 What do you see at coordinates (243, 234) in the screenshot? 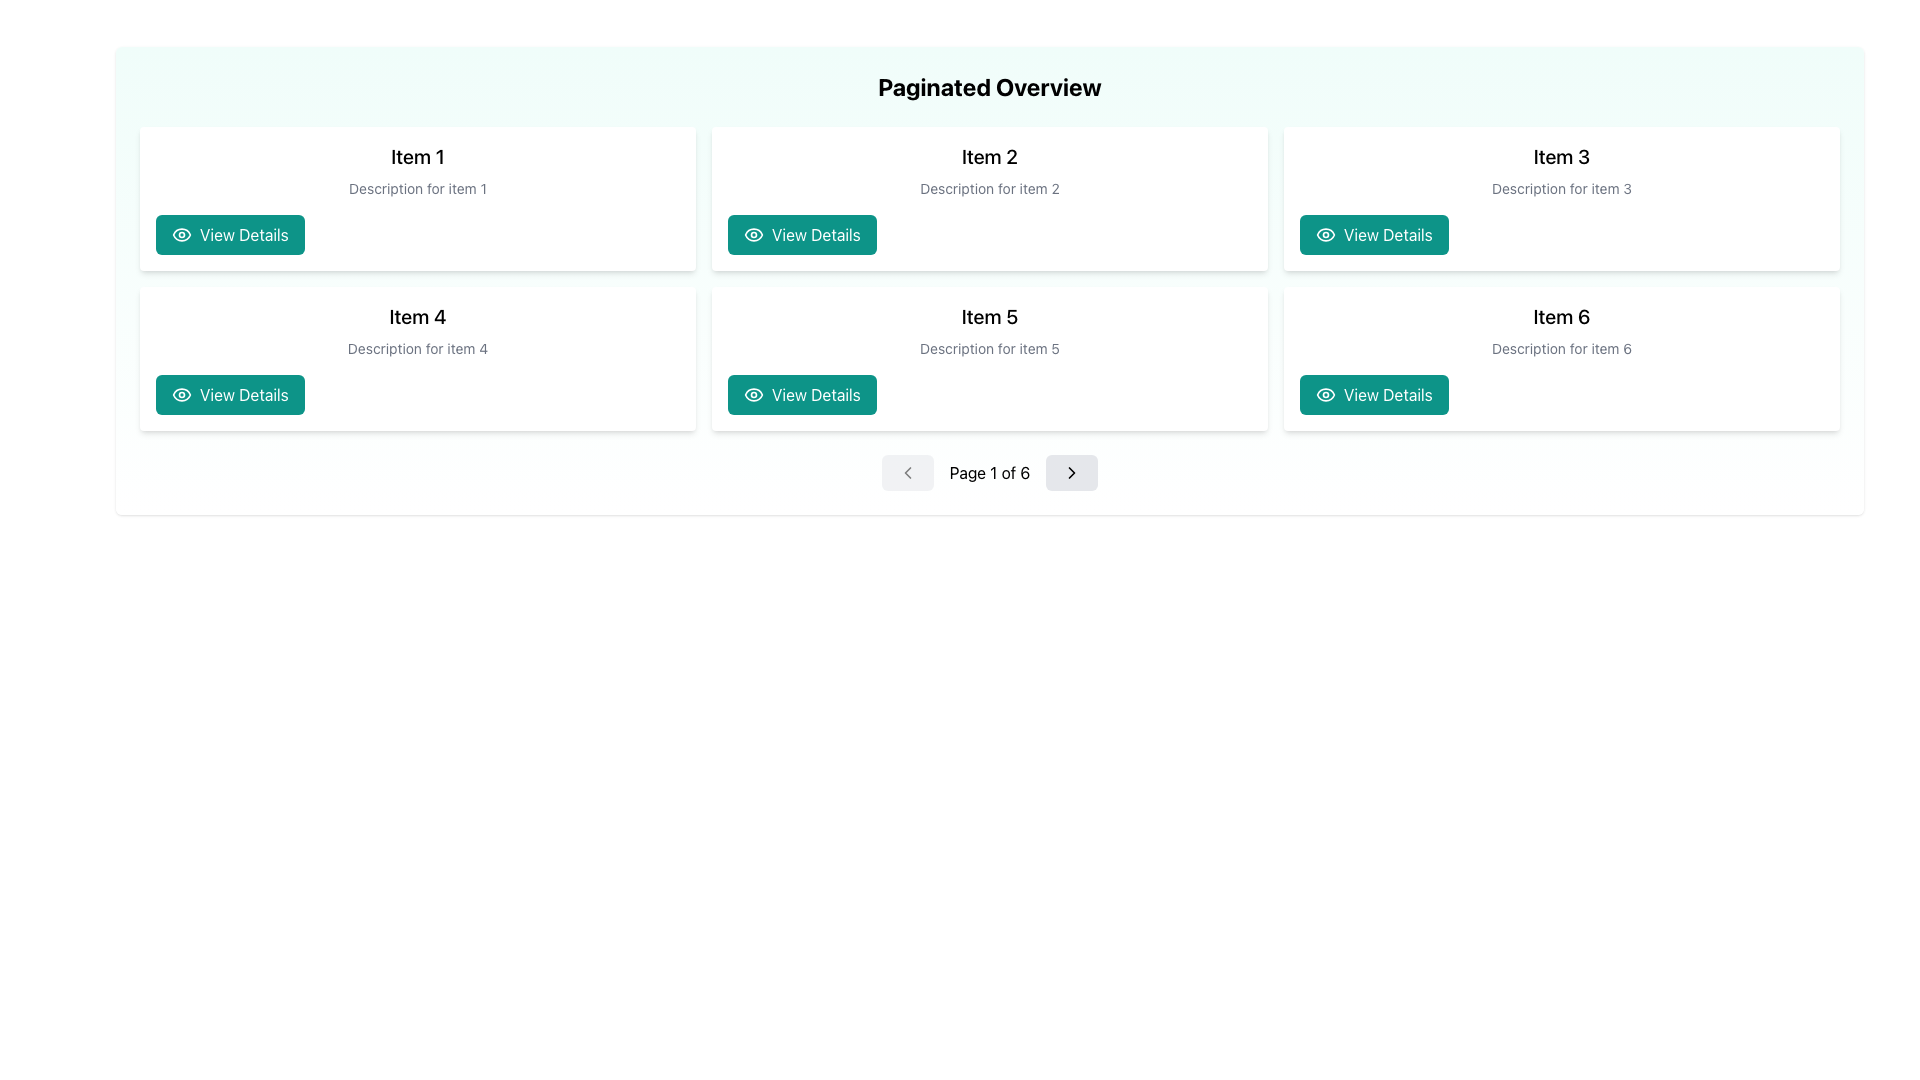
I see `the 'View Details' text label within the first button under 'Item 1'` at bounding box center [243, 234].